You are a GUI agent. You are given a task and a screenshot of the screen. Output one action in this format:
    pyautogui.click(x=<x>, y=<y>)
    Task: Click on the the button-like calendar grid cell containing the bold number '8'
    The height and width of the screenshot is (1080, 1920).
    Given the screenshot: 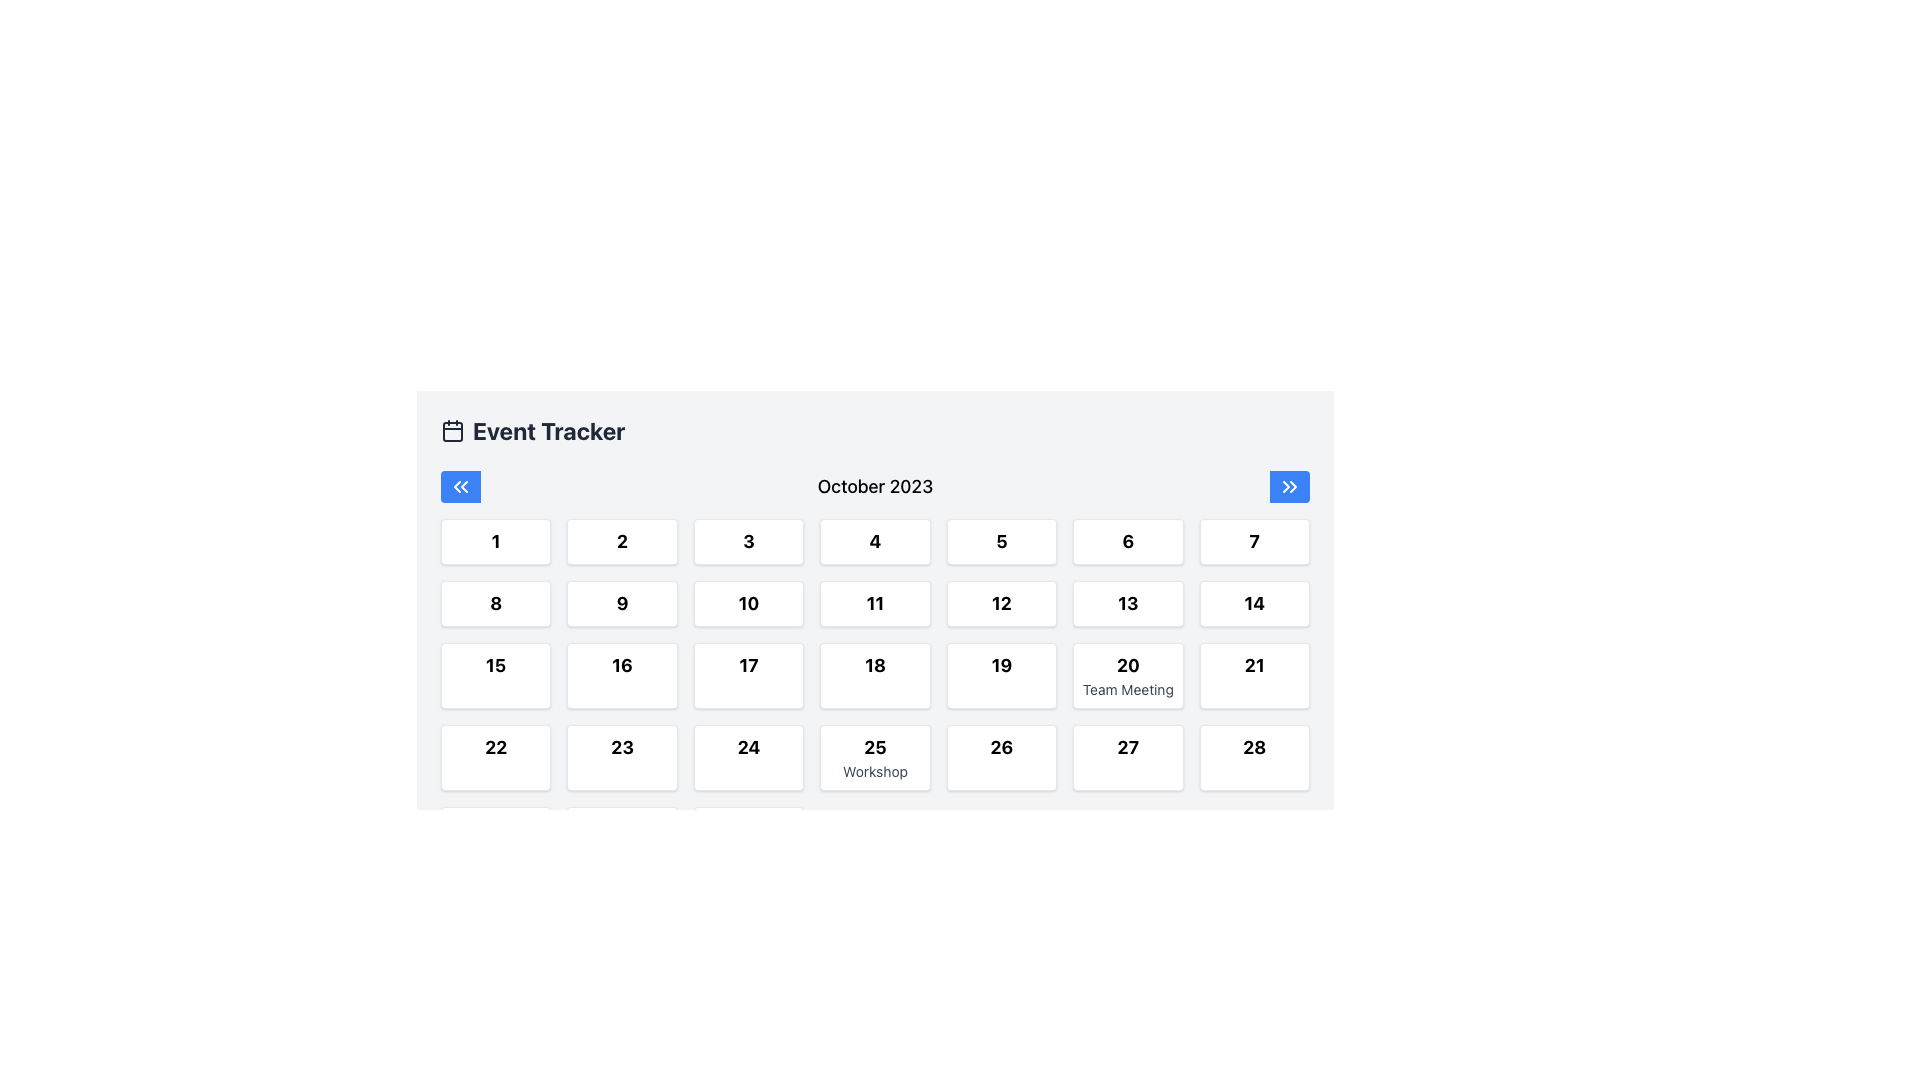 What is the action you would take?
    pyautogui.click(x=496, y=603)
    